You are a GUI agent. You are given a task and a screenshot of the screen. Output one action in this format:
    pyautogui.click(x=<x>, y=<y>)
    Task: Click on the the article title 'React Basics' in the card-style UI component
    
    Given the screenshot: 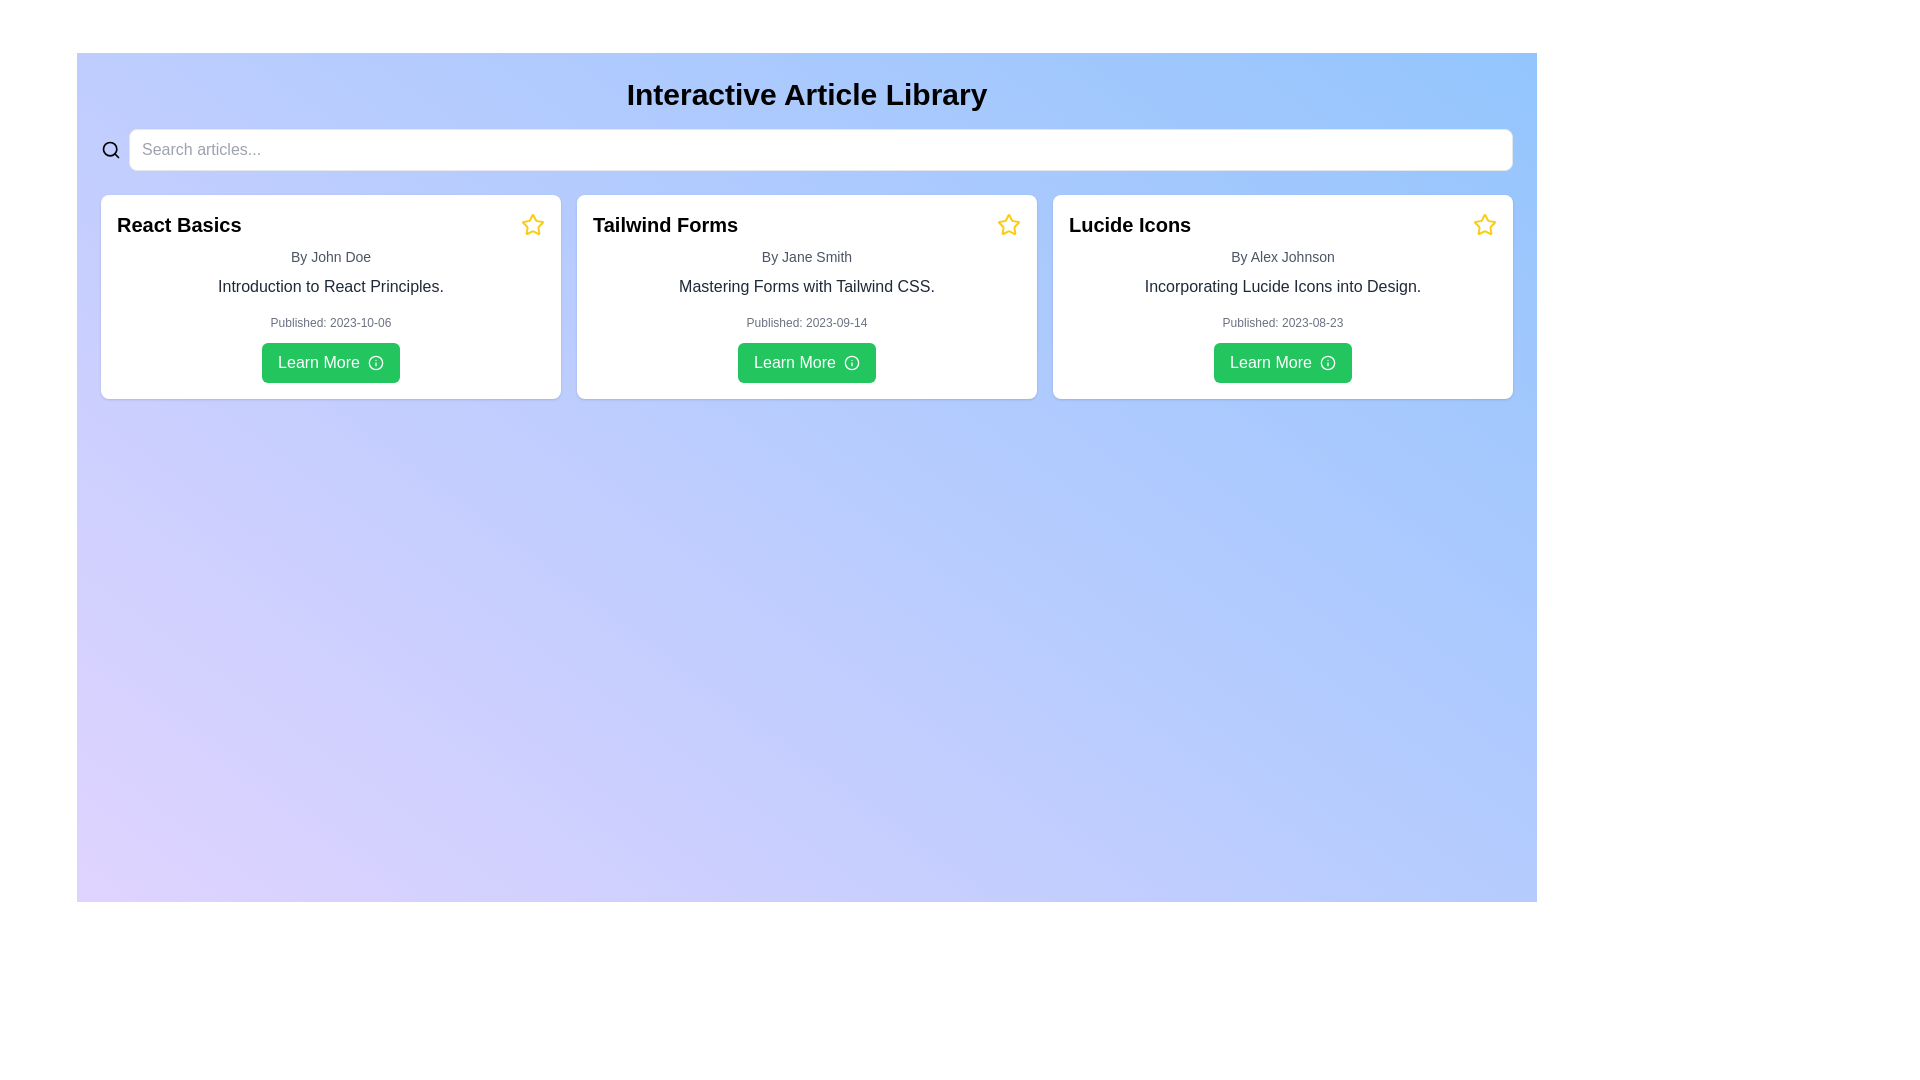 What is the action you would take?
    pyautogui.click(x=331, y=297)
    